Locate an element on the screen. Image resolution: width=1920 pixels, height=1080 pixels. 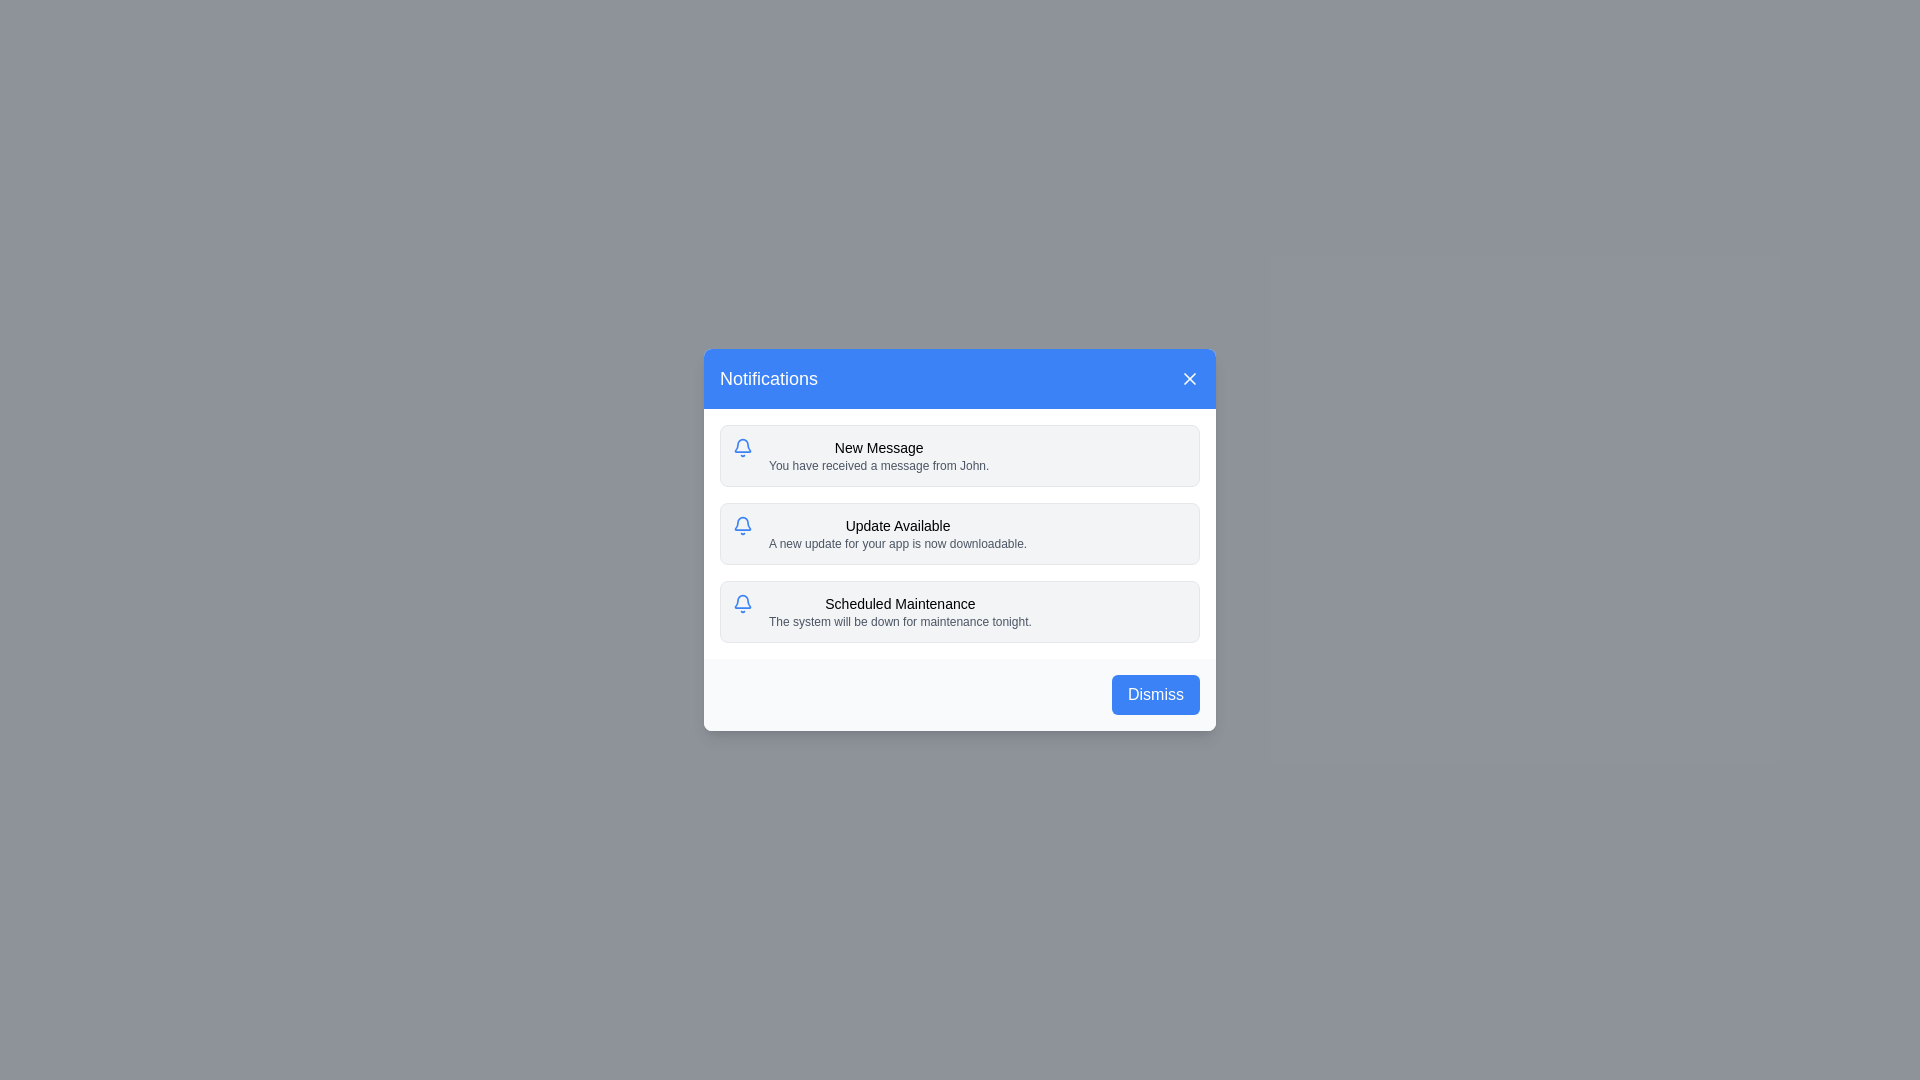
the text label displaying 'Scheduled Maintenance', which is styled as a headline and positioned at the top of the third notification block is located at coordinates (899, 603).